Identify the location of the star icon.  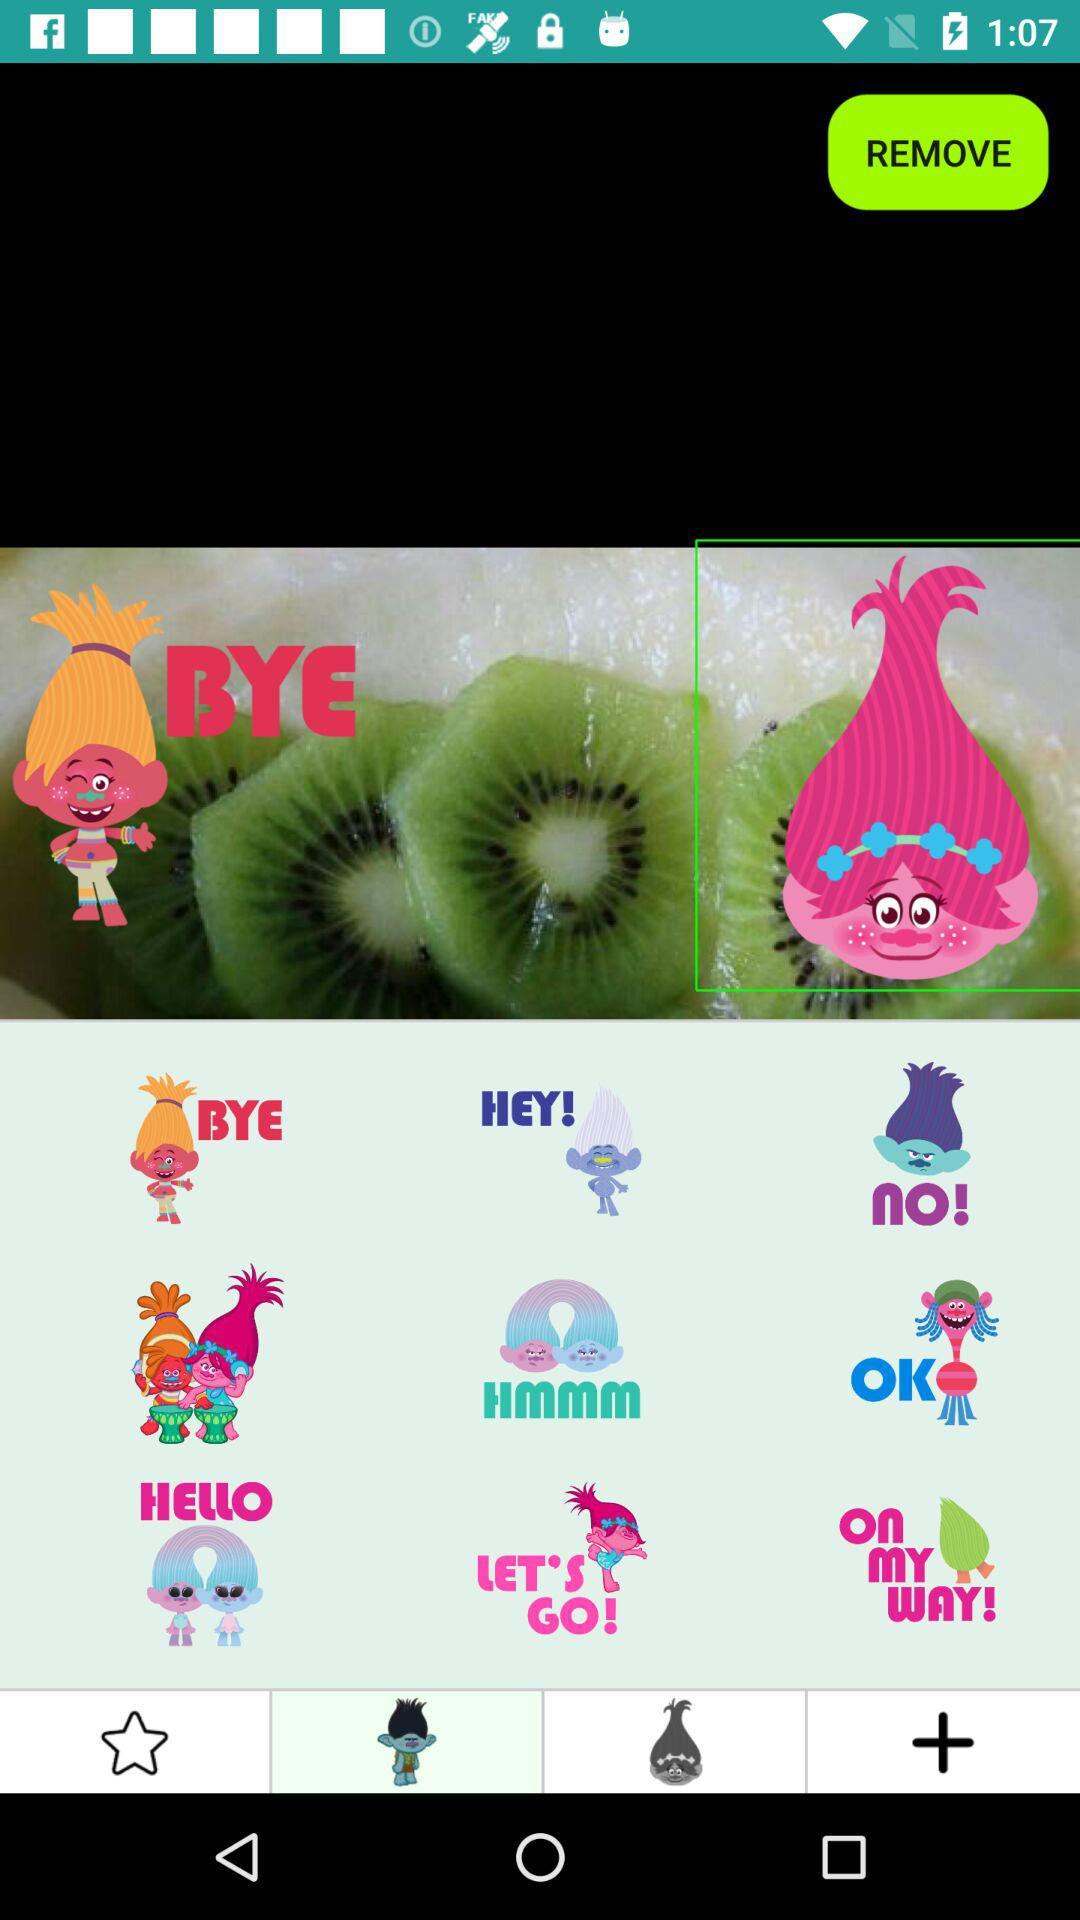
(134, 1741).